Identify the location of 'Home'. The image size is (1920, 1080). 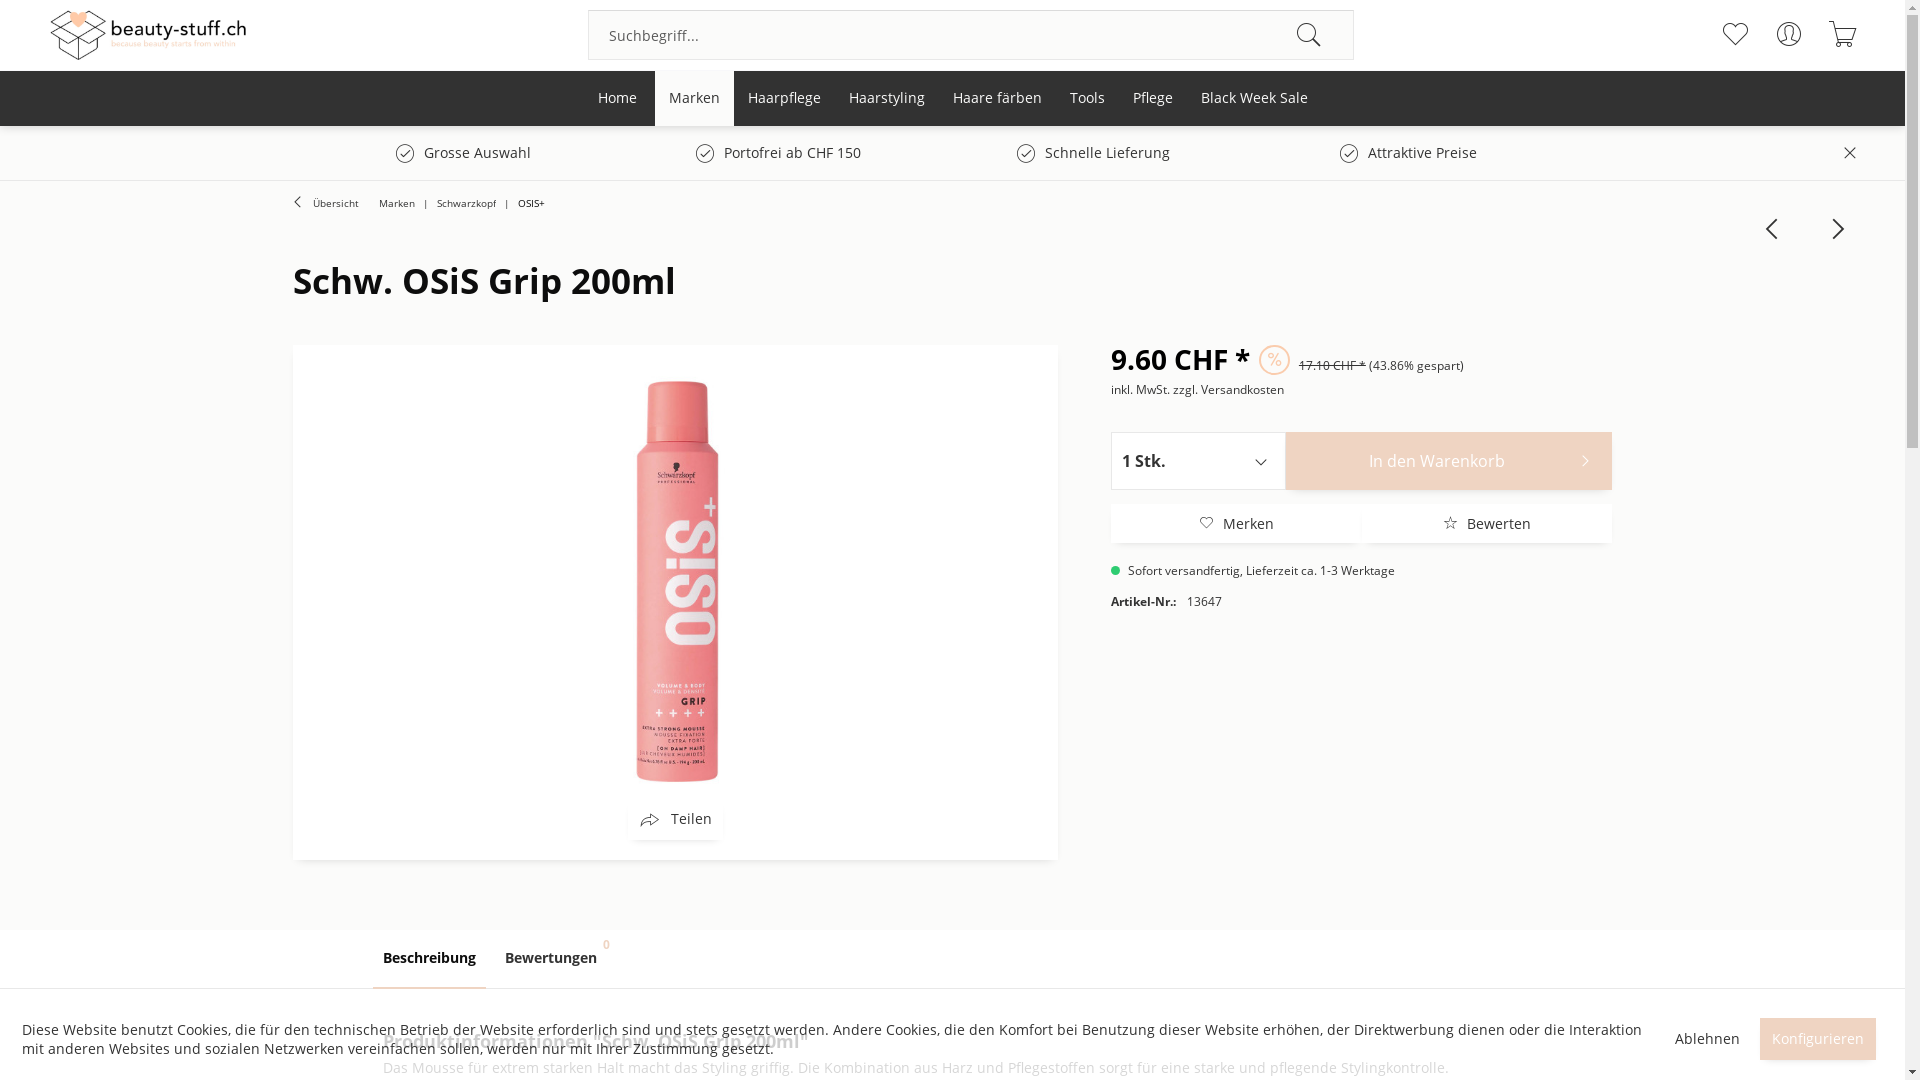
(616, 98).